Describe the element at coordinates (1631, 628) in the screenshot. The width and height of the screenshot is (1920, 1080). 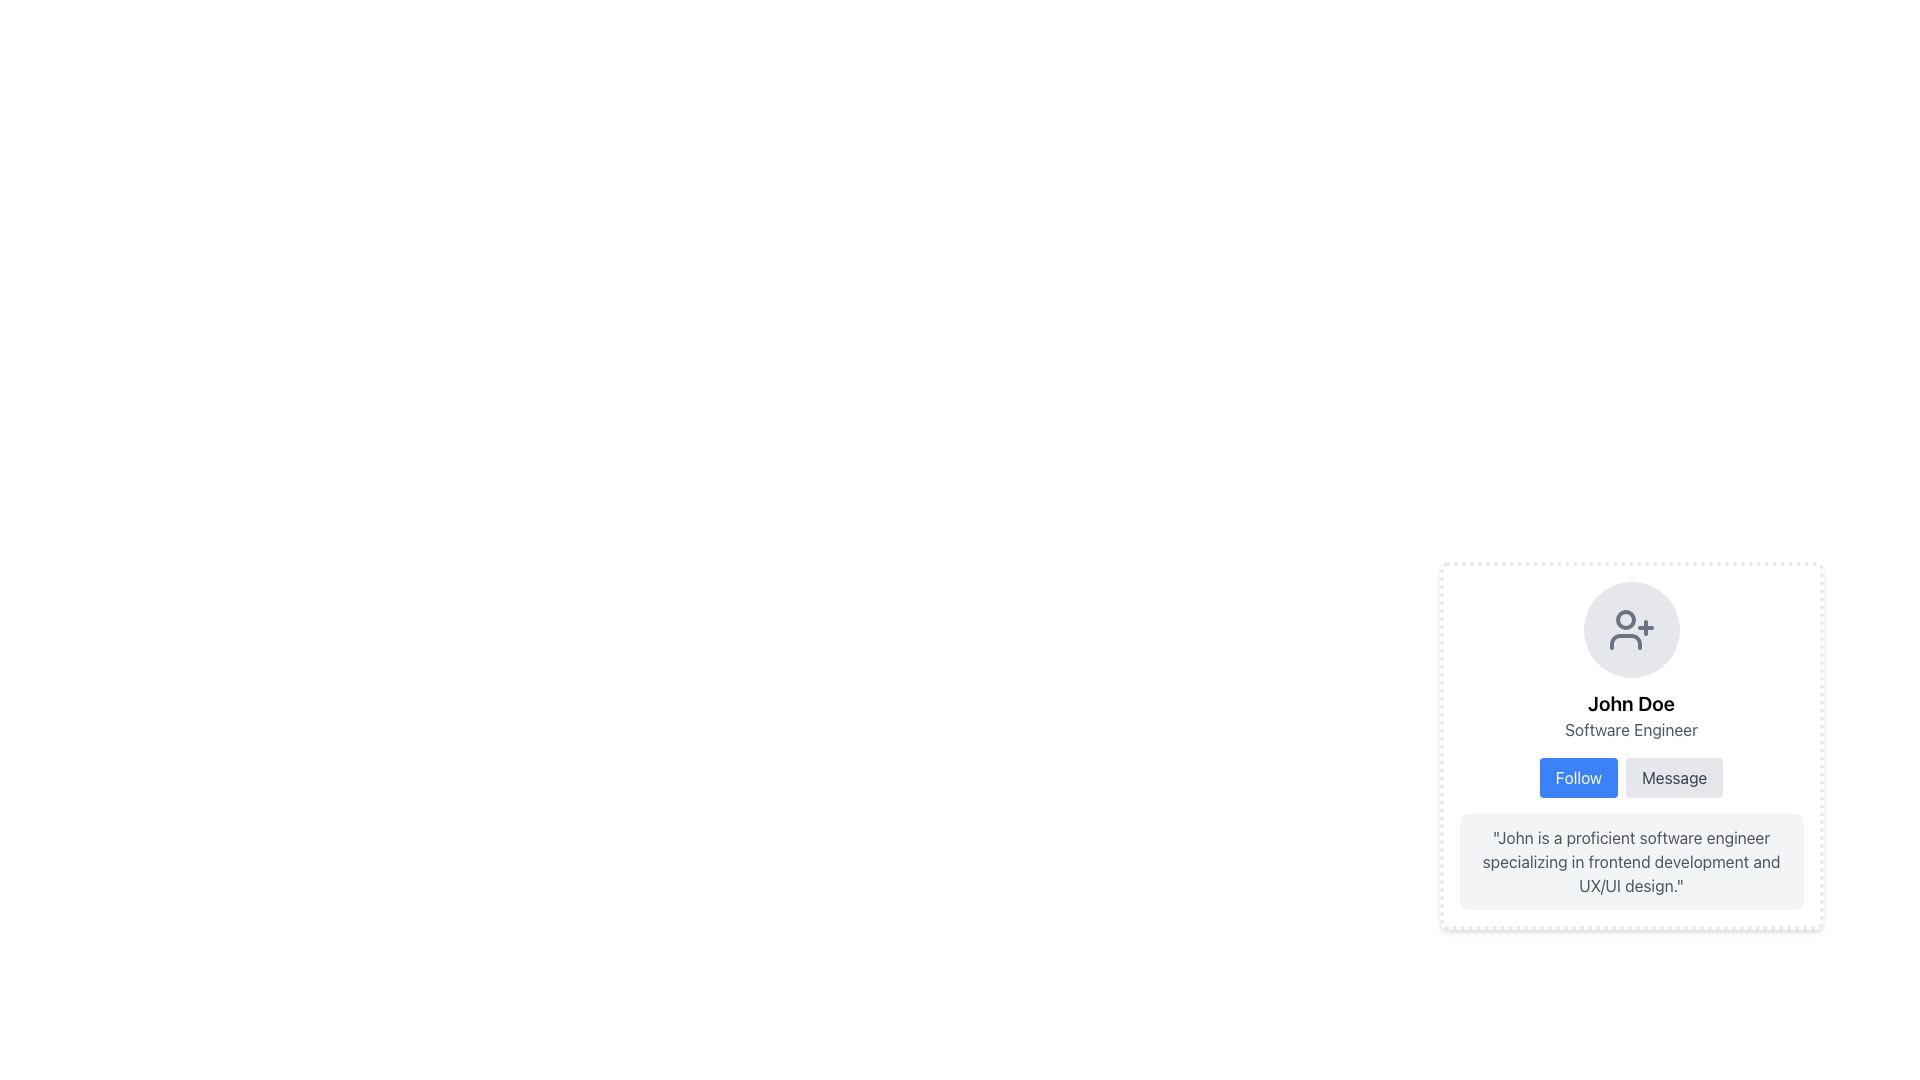
I see `the user icon with a plus sign, which is centered at the top of the profile card` at that location.